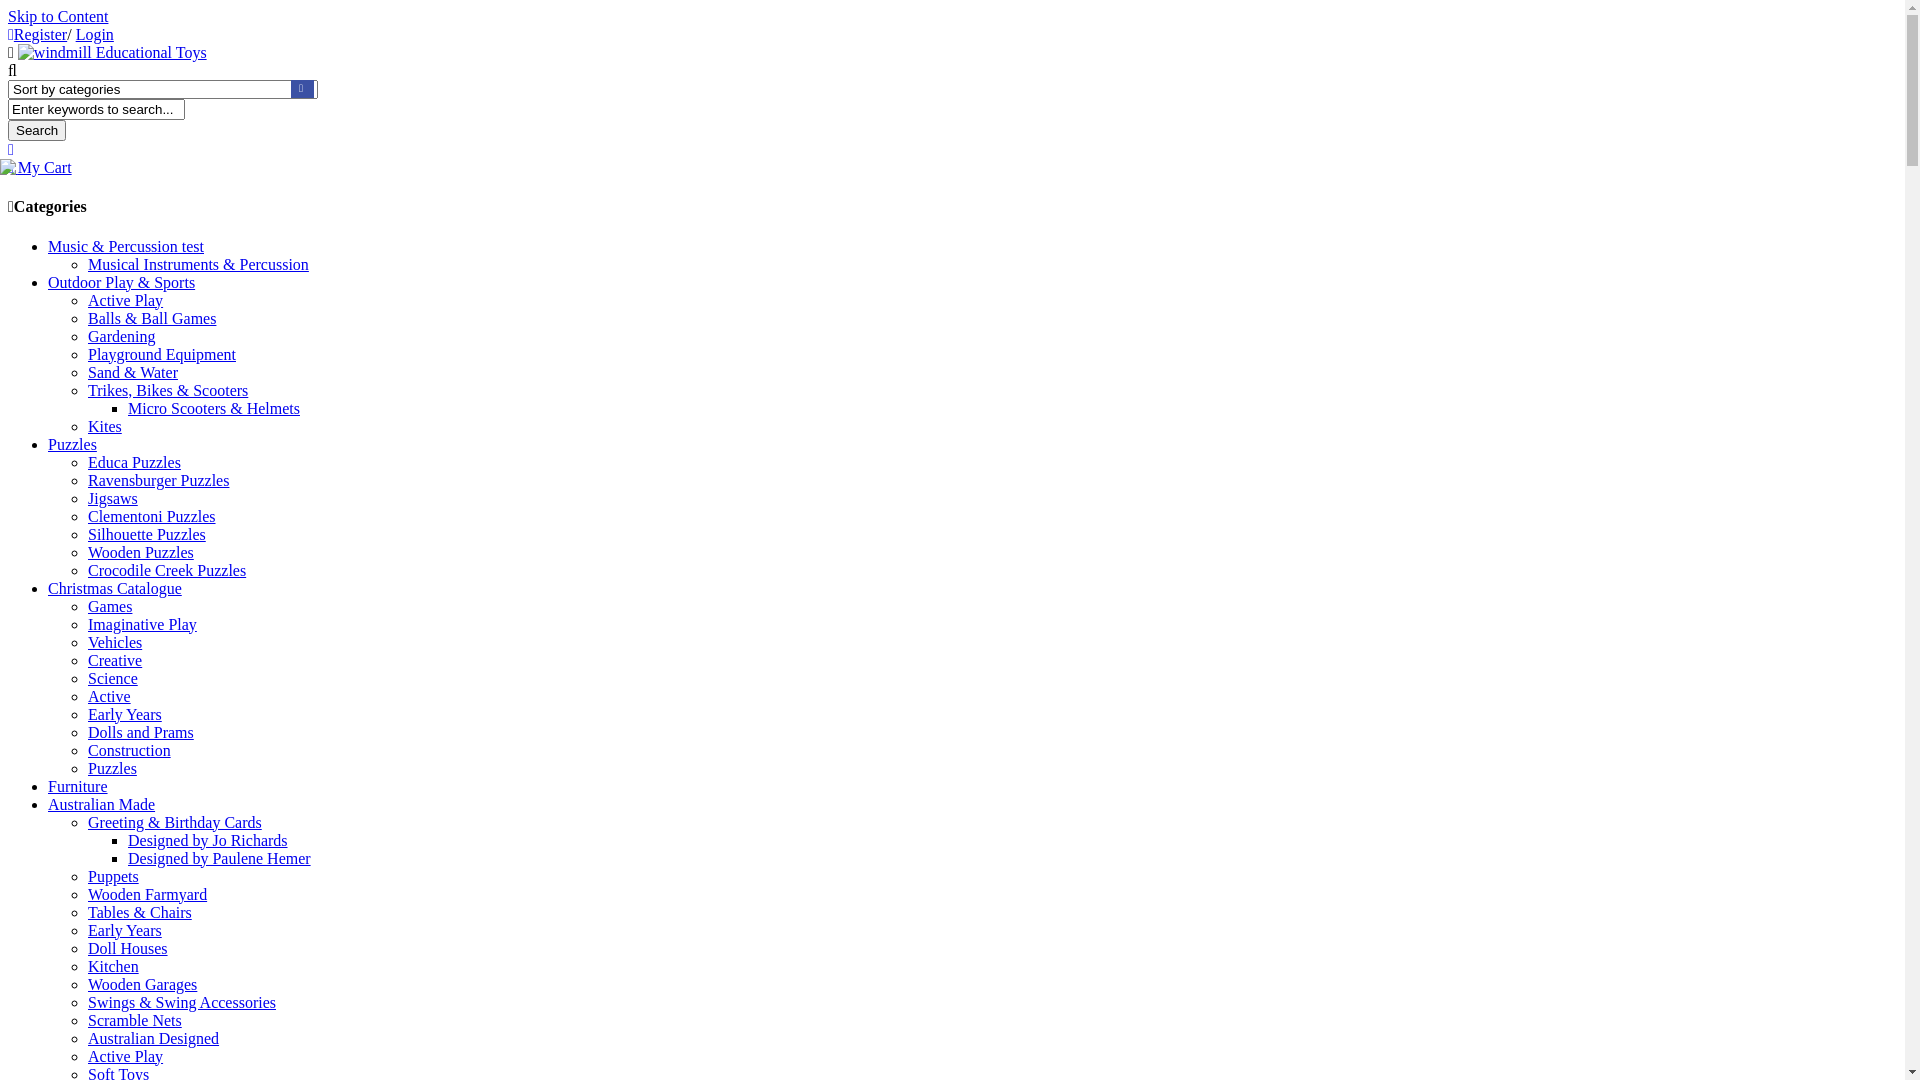 This screenshot has height=1080, width=1920. I want to click on 'Designed by Paulene Hemer', so click(219, 857).